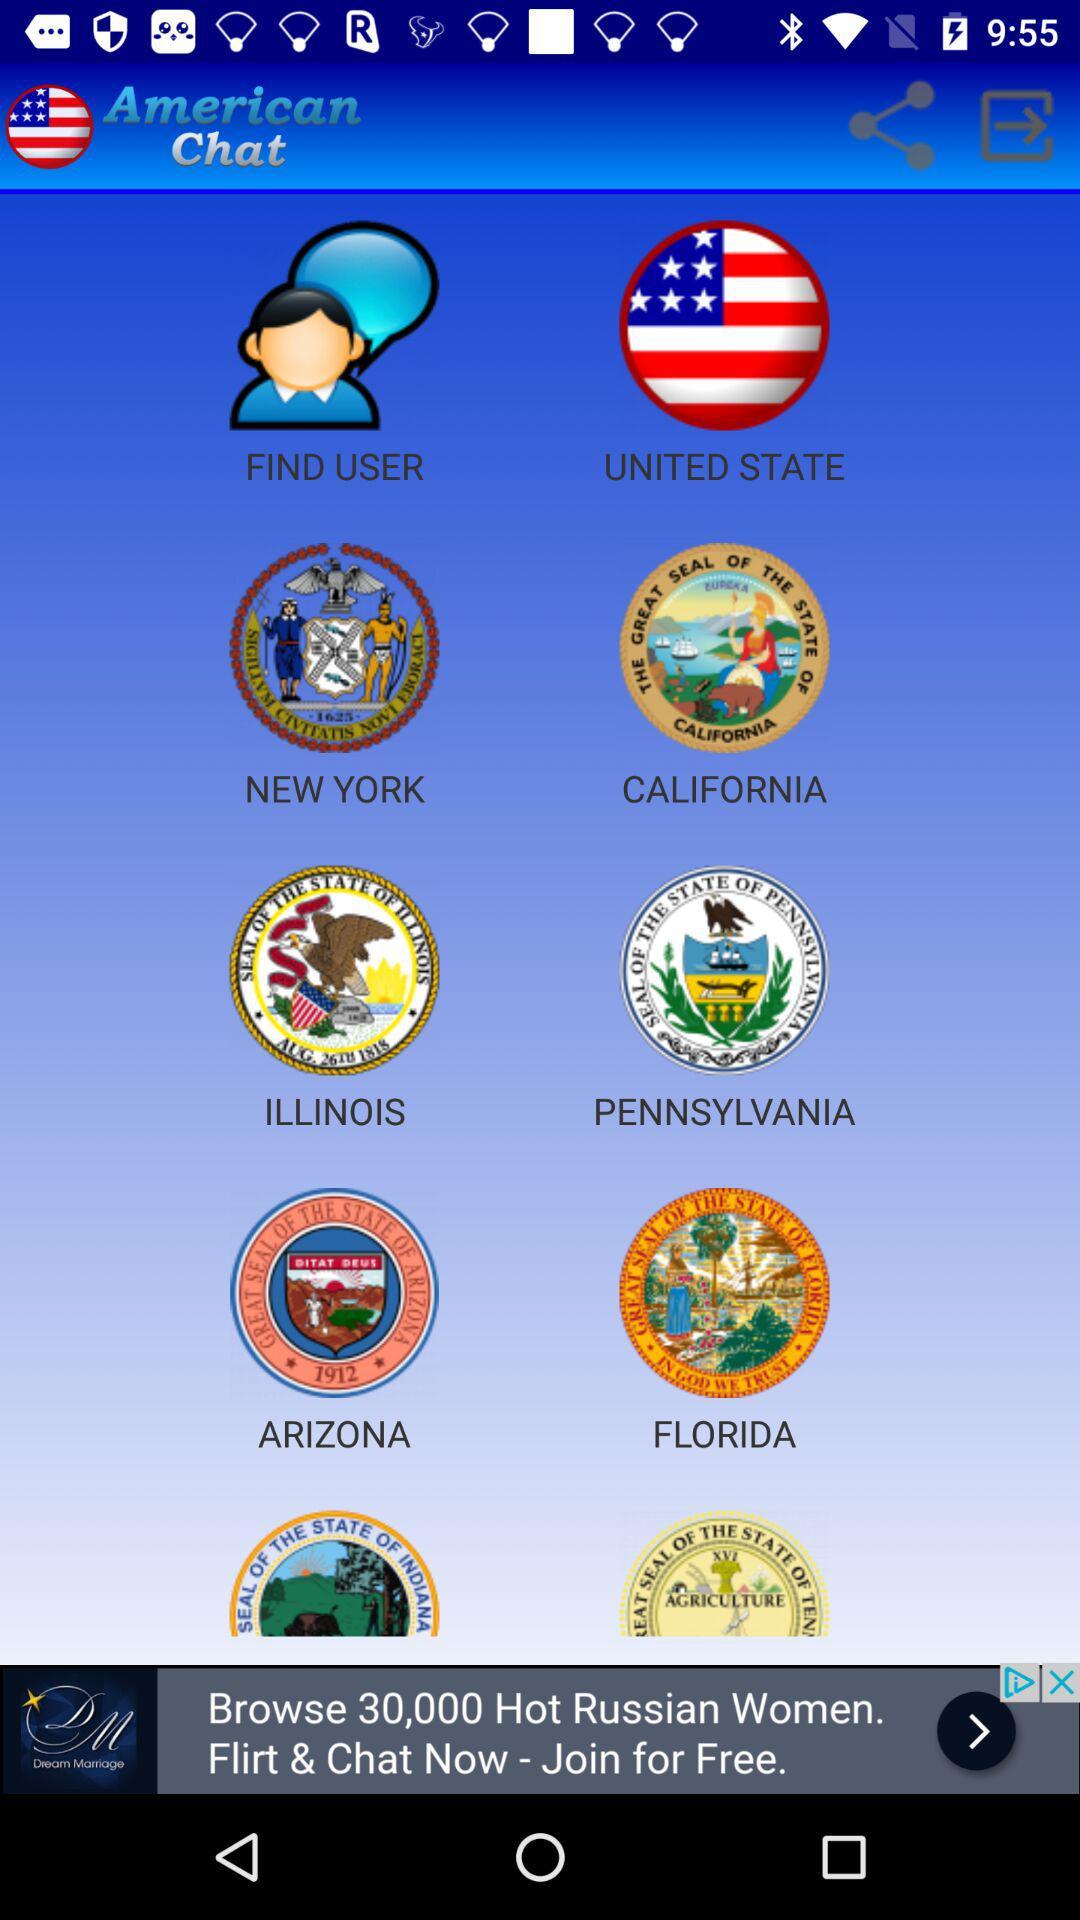 The image size is (1080, 1920). I want to click on share, so click(890, 124).